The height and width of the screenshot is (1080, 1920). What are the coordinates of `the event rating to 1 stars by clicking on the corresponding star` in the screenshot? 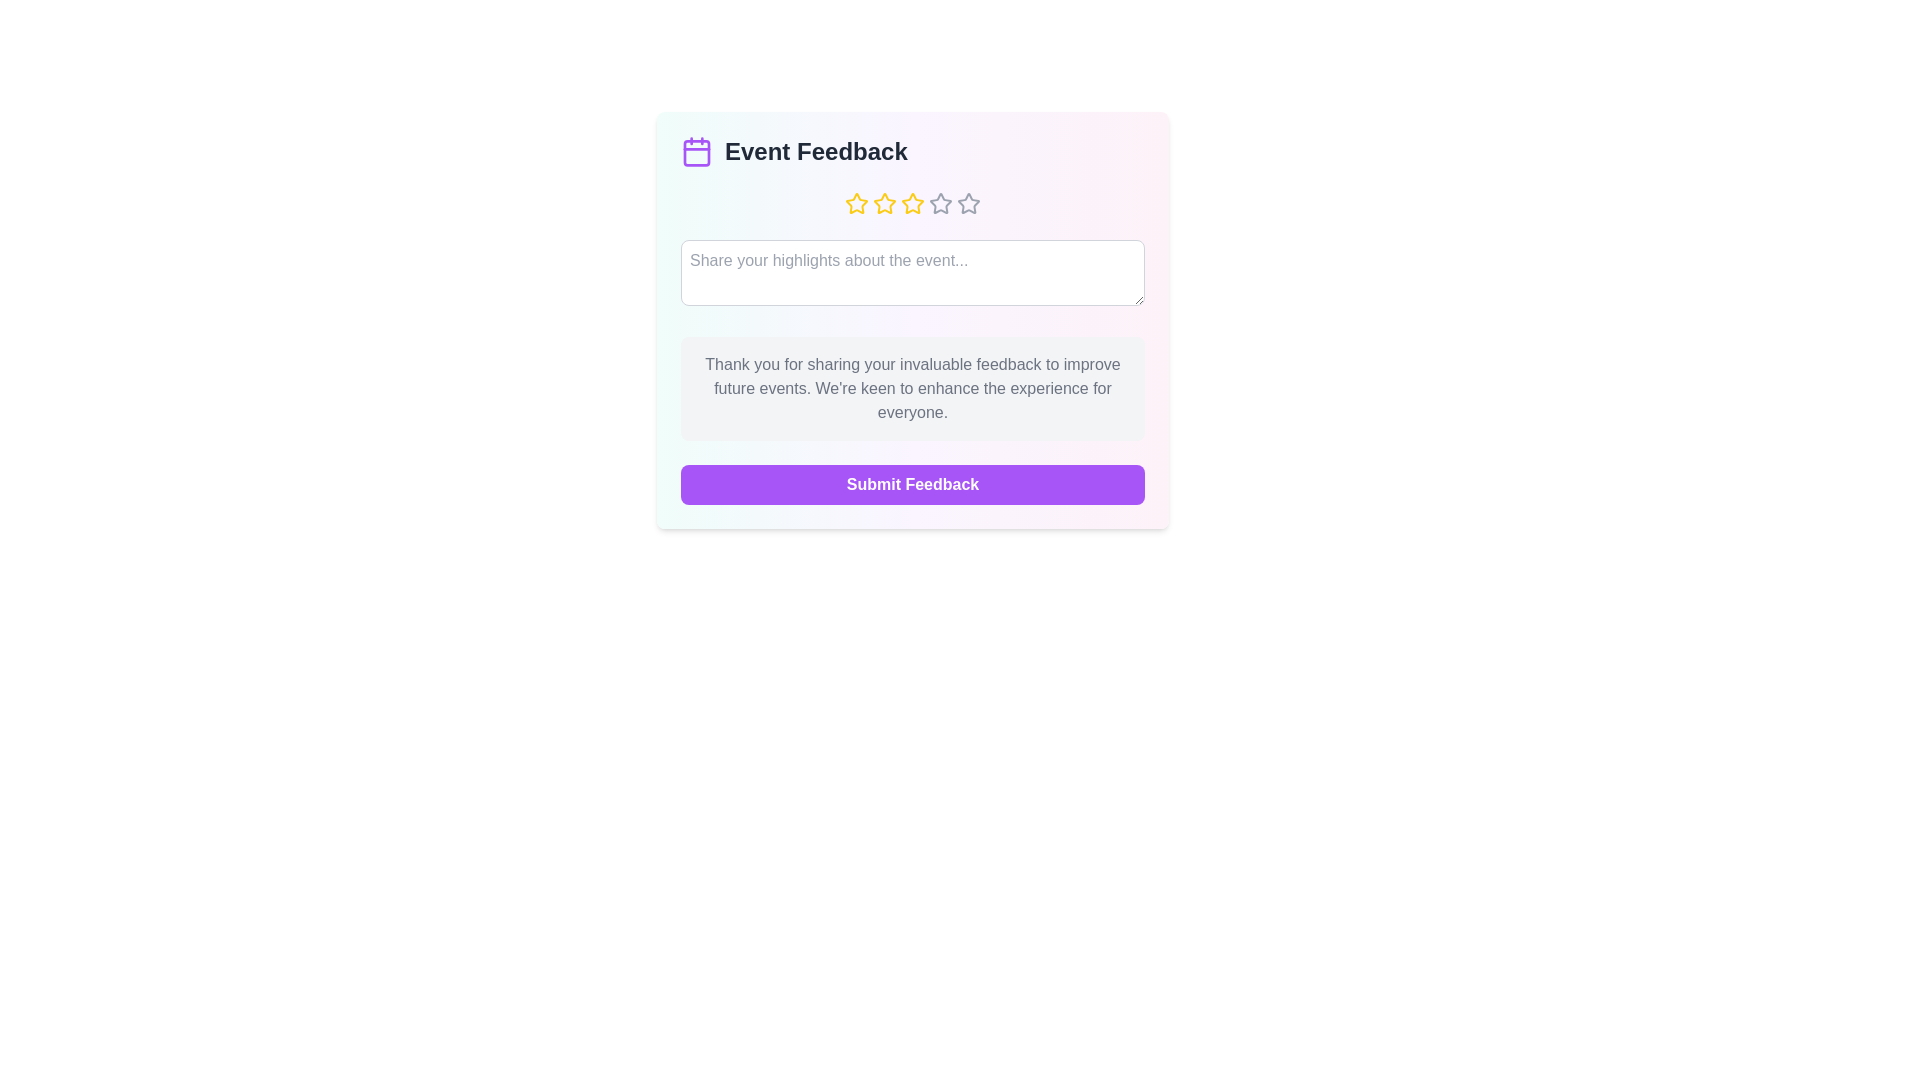 It's located at (857, 204).